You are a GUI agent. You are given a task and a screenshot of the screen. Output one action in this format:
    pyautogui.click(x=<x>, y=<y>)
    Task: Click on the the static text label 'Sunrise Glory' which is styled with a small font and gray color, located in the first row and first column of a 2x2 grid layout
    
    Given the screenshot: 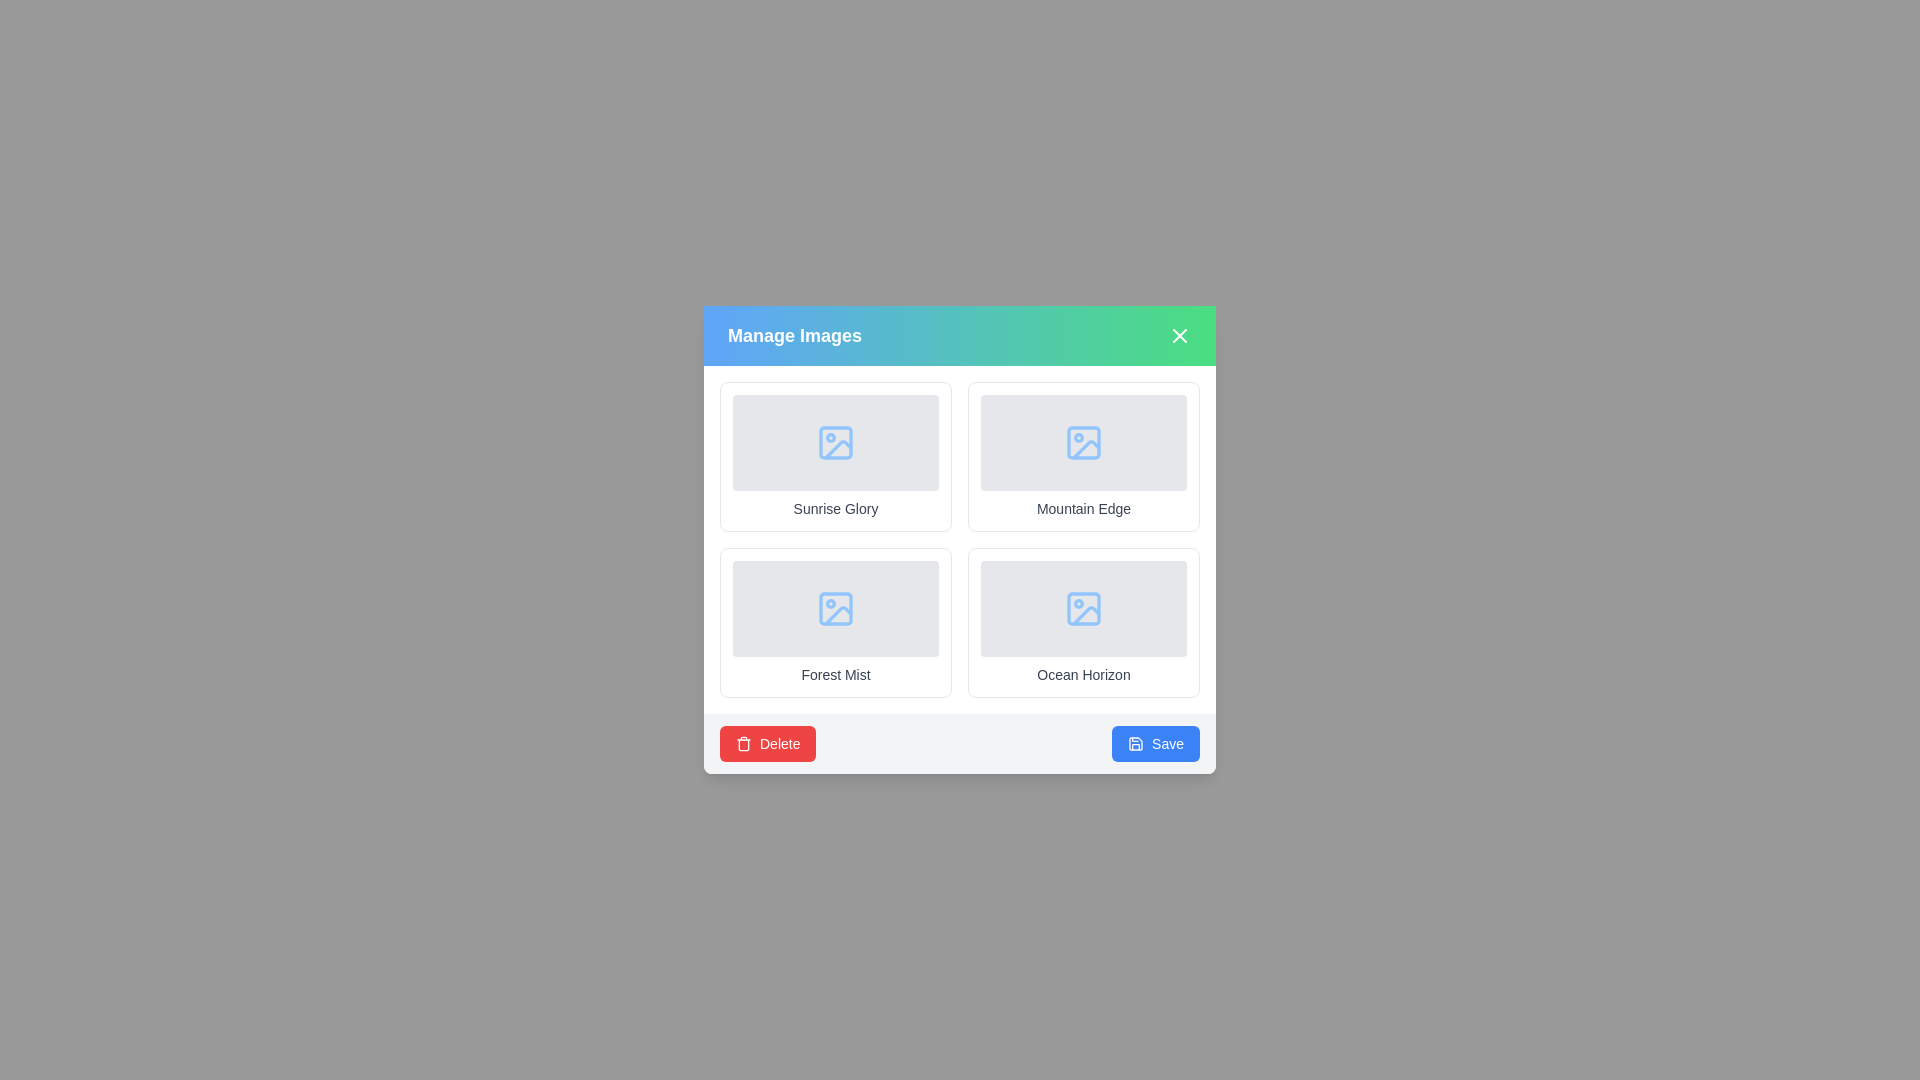 What is the action you would take?
    pyautogui.click(x=835, y=508)
    